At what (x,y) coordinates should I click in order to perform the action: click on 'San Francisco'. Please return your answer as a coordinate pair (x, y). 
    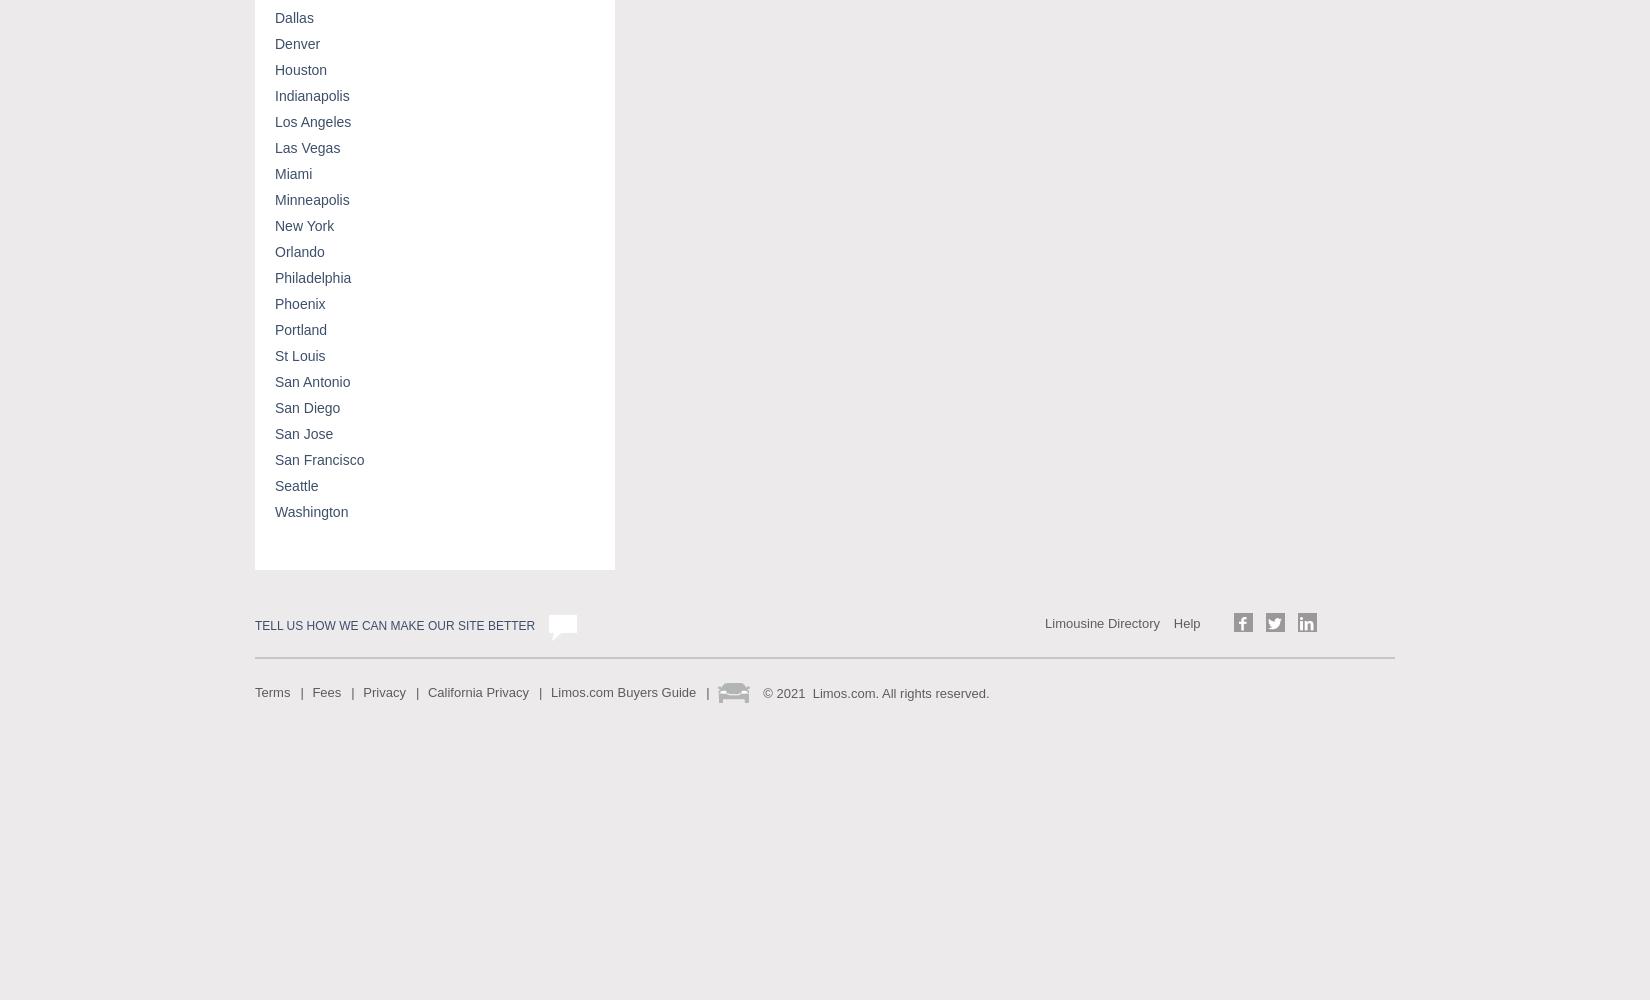
    Looking at the image, I should click on (319, 458).